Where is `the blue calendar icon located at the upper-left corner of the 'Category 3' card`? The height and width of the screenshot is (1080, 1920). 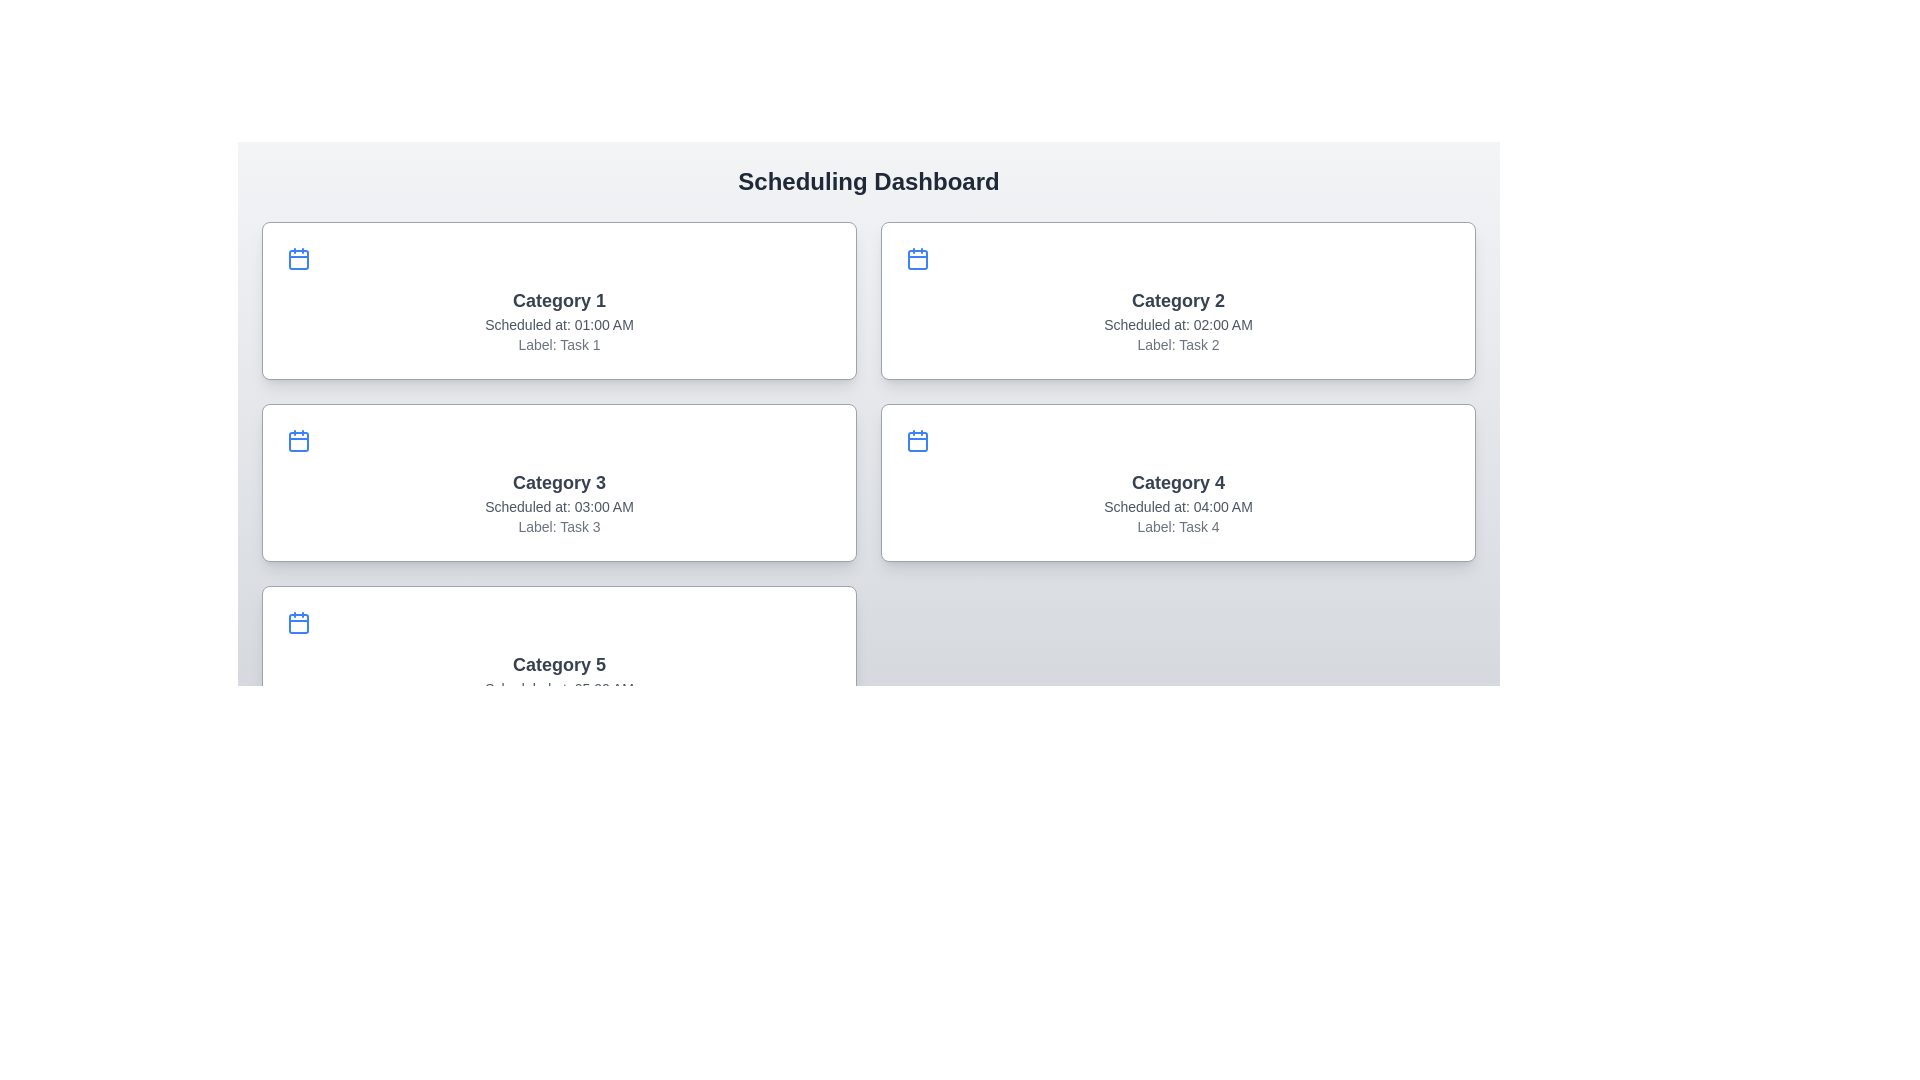 the blue calendar icon located at the upper-left corner of the 'Category 3' card is located at coordinates (297, 439).